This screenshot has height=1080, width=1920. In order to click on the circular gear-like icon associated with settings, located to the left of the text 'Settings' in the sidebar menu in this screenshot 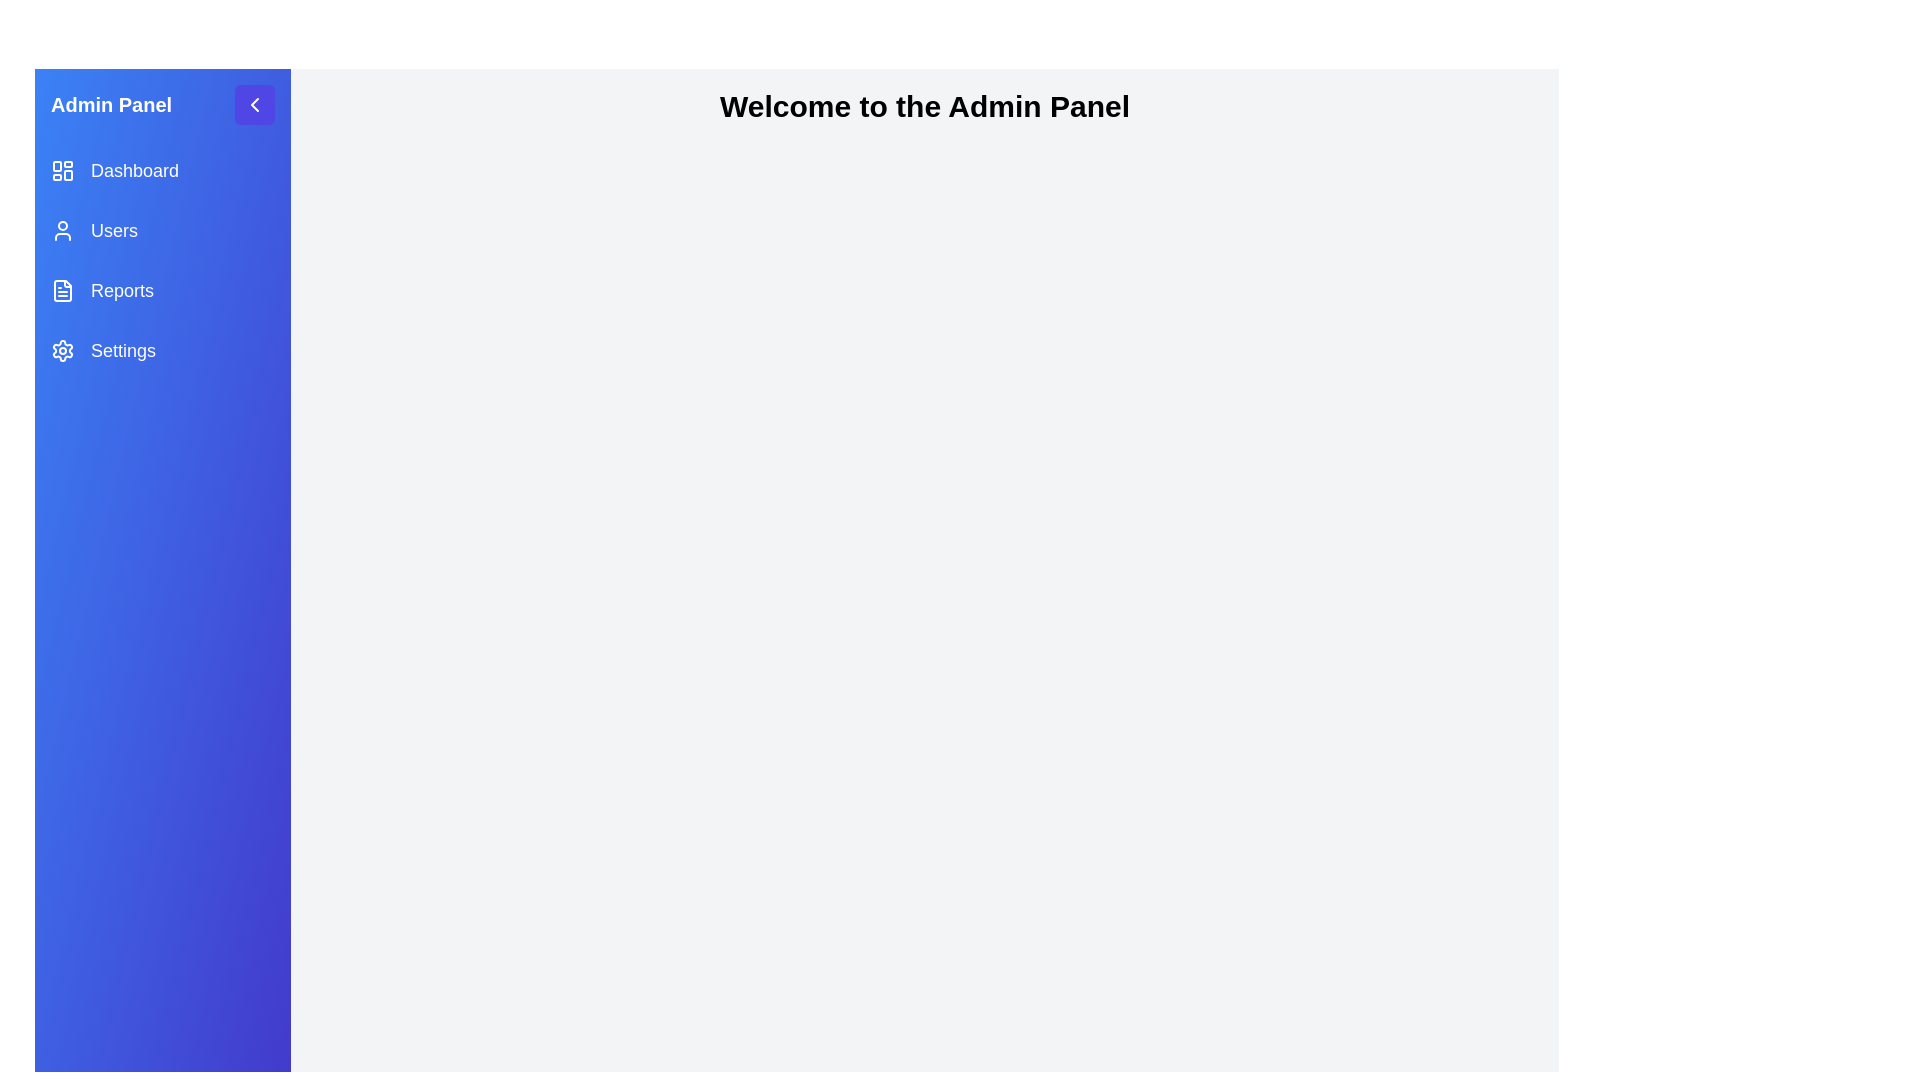, I will do `click(62, 350)`.